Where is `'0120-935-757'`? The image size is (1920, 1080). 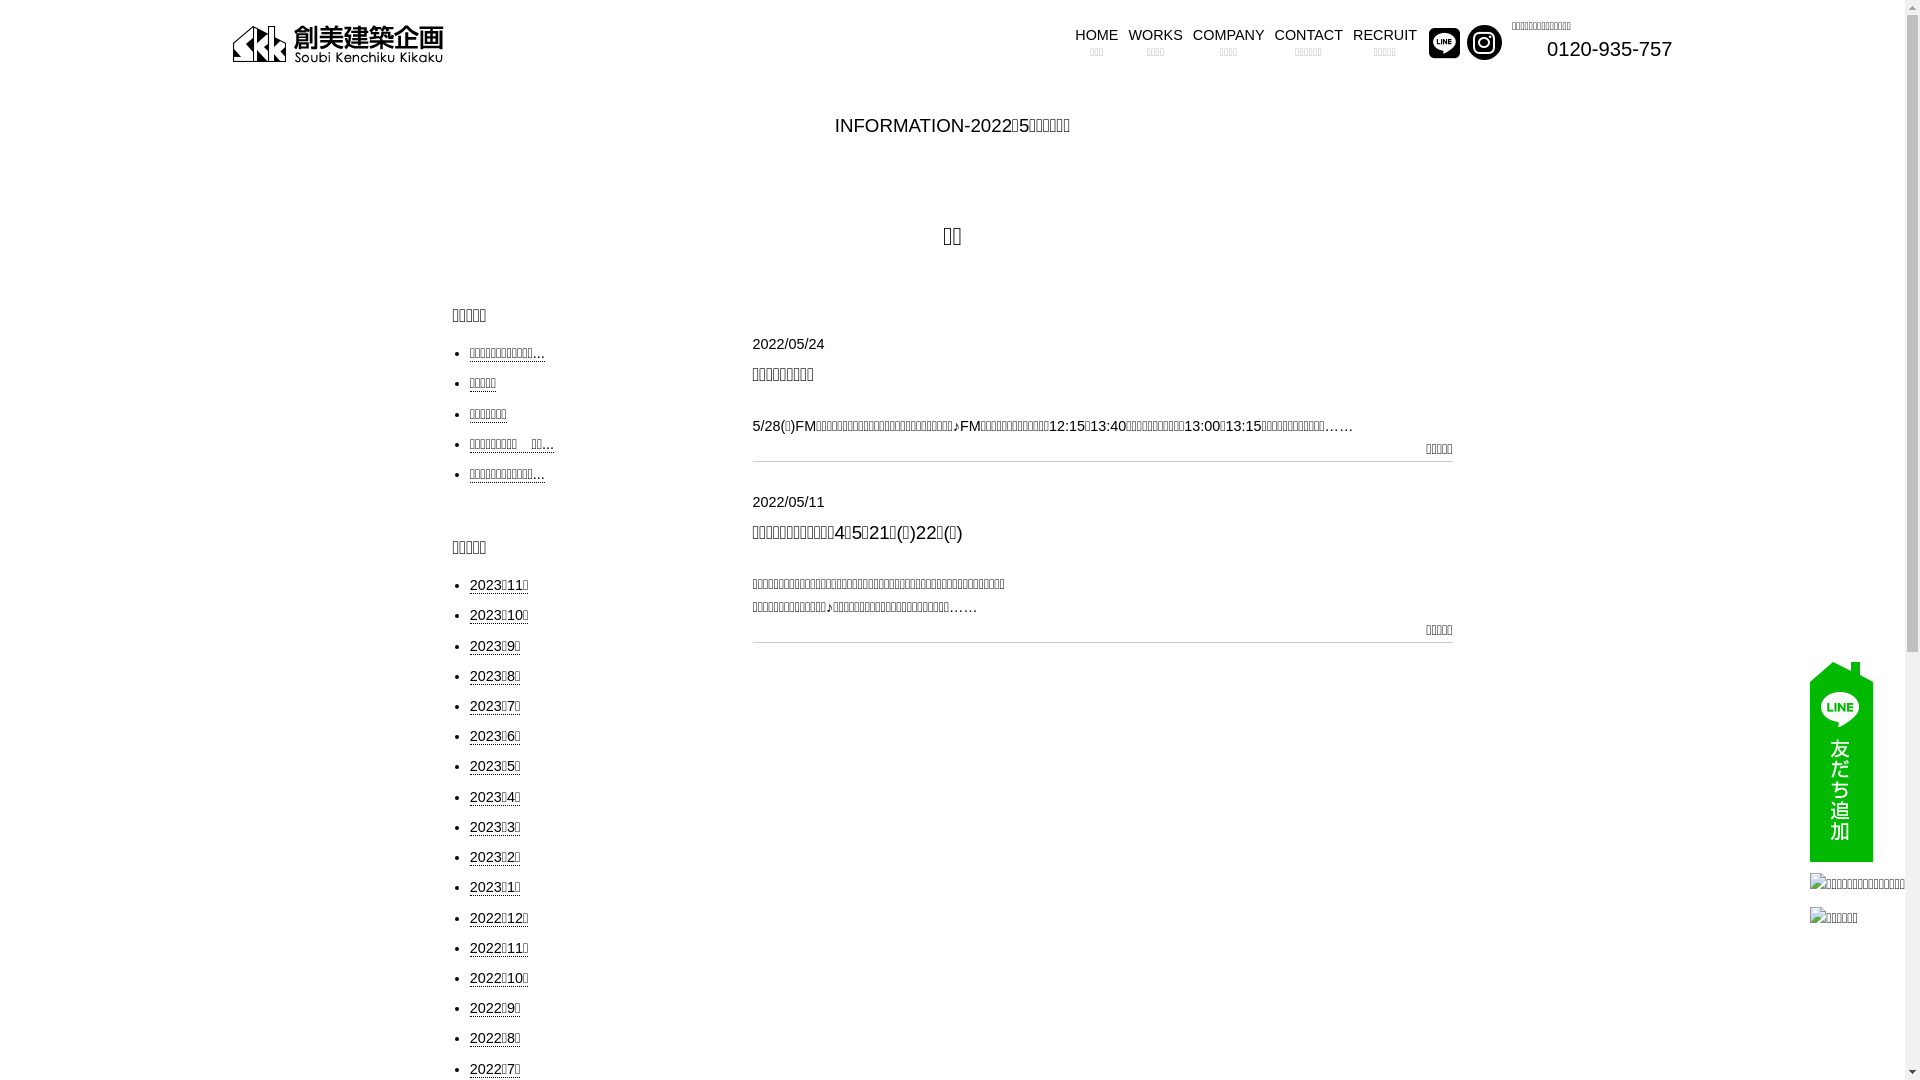
'0120-935-757' is located at coordinates (1545, 48).